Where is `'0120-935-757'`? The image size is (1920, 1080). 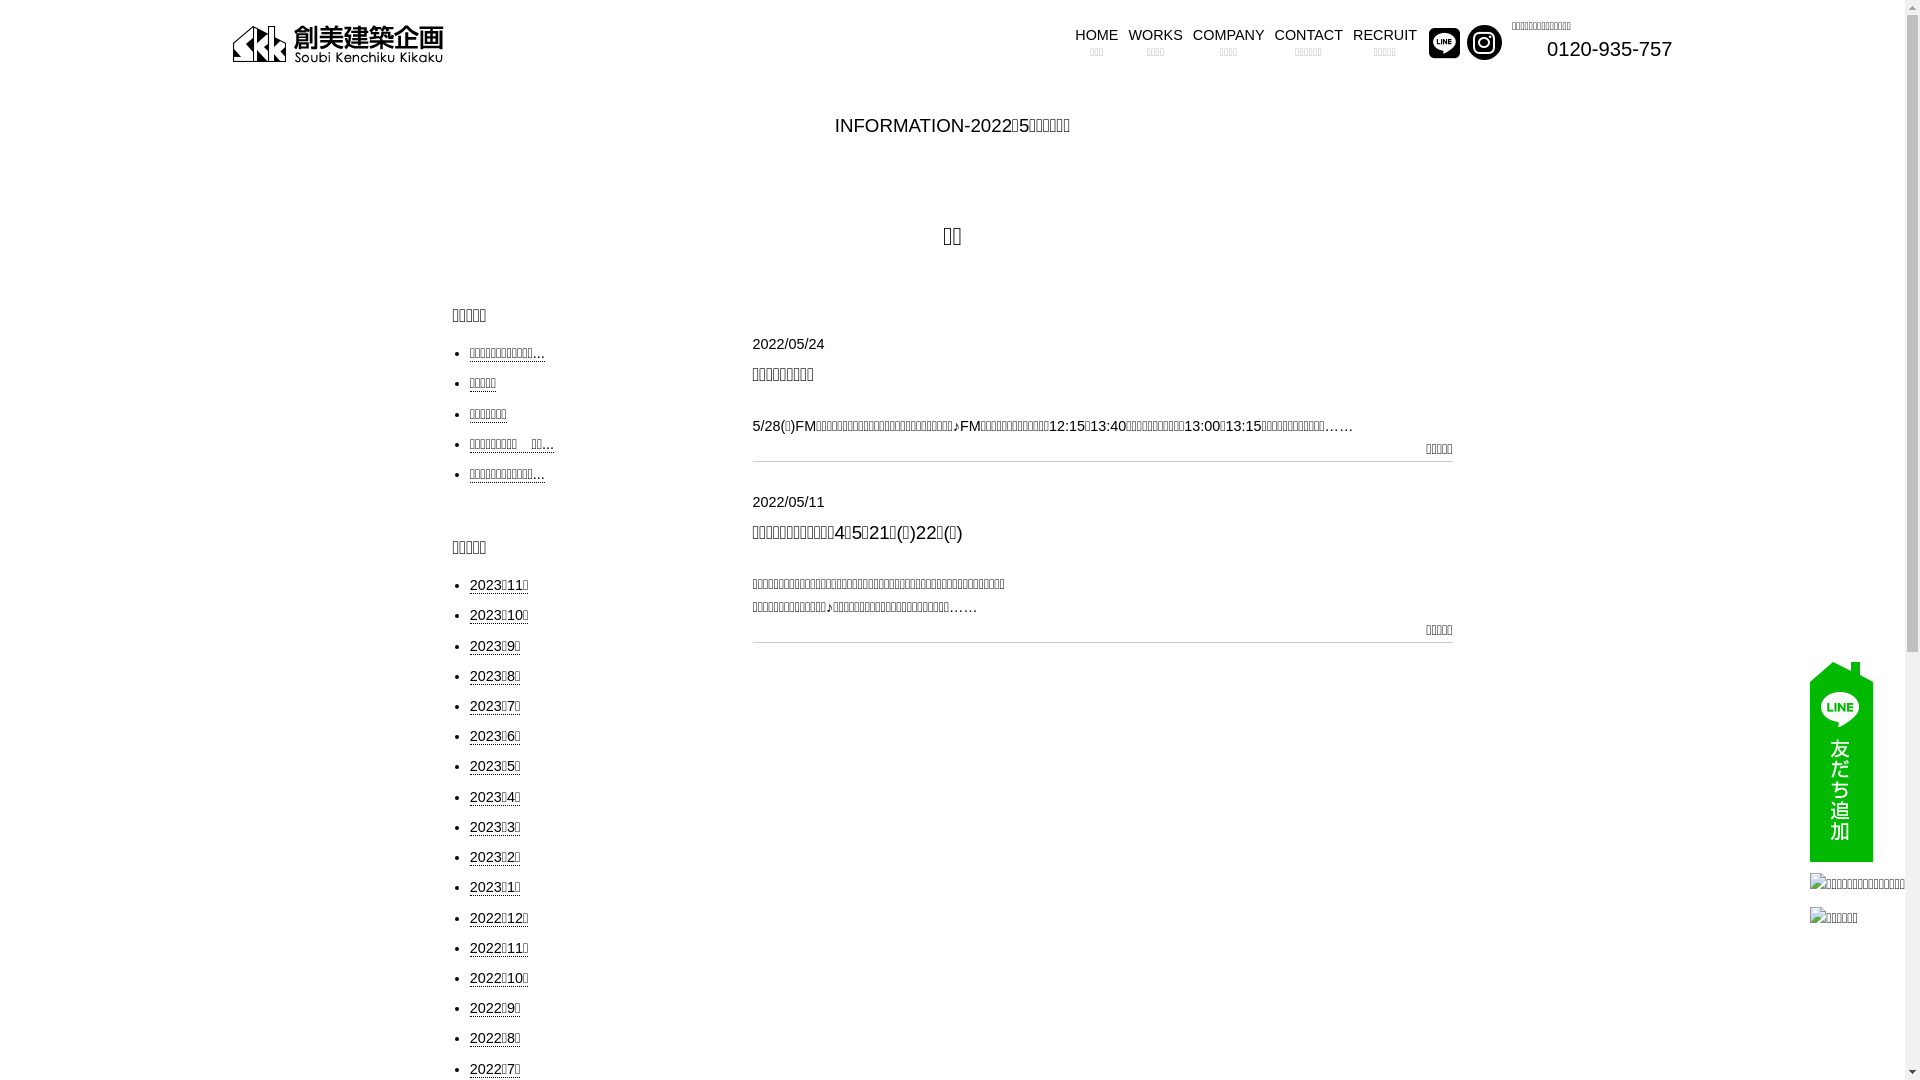
'0120-935-757' is located at coordinates (1545, 48).